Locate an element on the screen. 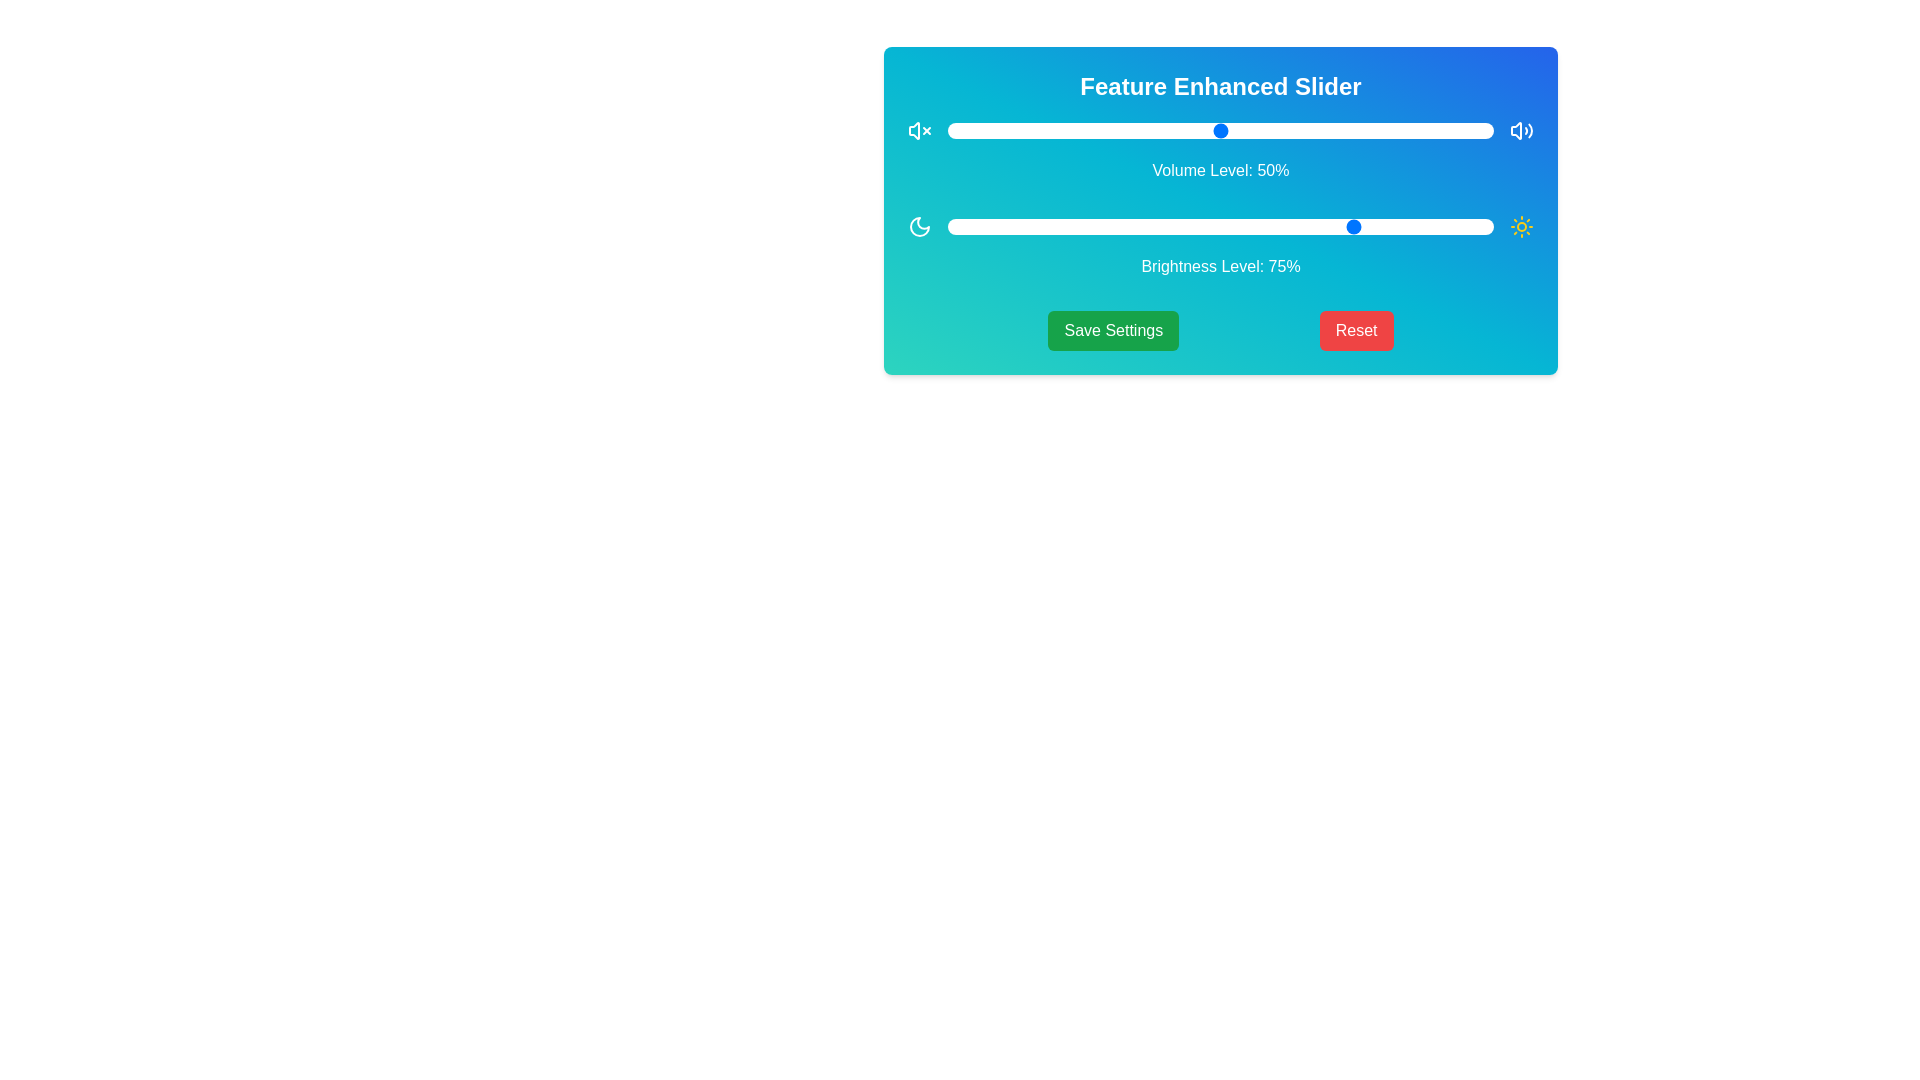 This screenshot has width=1920, height=1080. the track of the Range slider located below the 'Volume Level' slider to adjust the brightness level, which is indicated by the 'Brightness Level: 75%' label is located at coordinates (1219, 226).